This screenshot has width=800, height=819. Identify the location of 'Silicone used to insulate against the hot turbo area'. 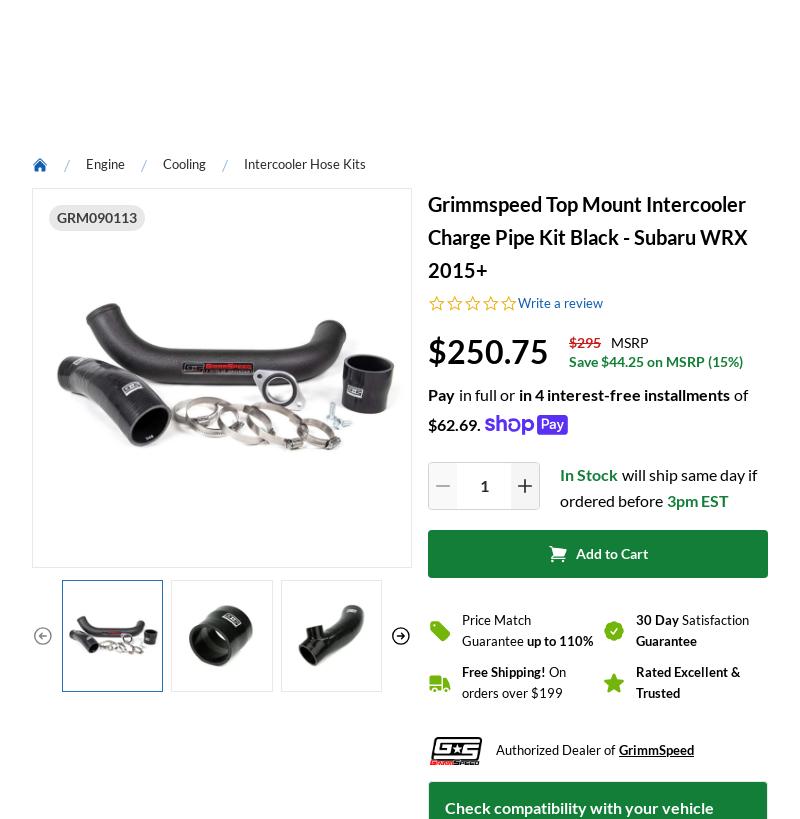
(205, 57).